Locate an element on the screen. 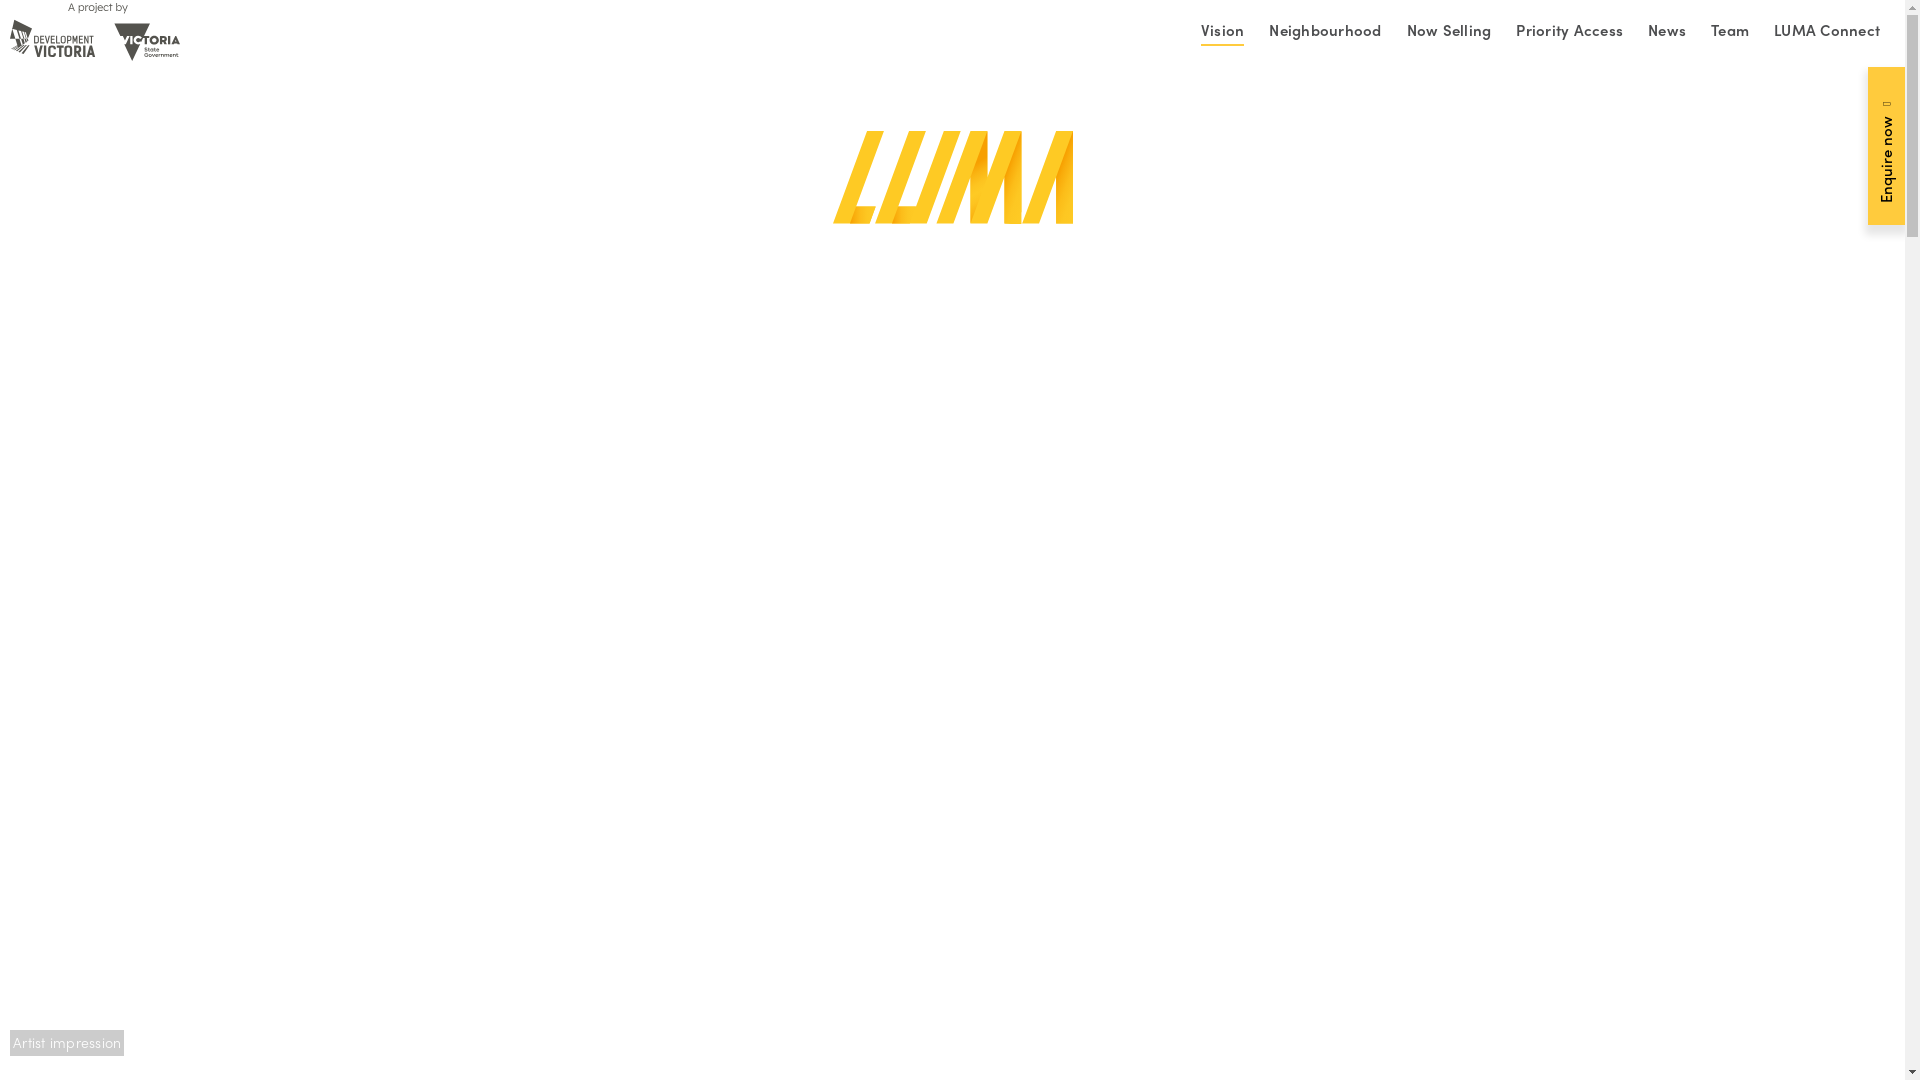 This screenshot has height=1080, width=1920. 'LUMA Connect' is located at coordinates (1827, 33).